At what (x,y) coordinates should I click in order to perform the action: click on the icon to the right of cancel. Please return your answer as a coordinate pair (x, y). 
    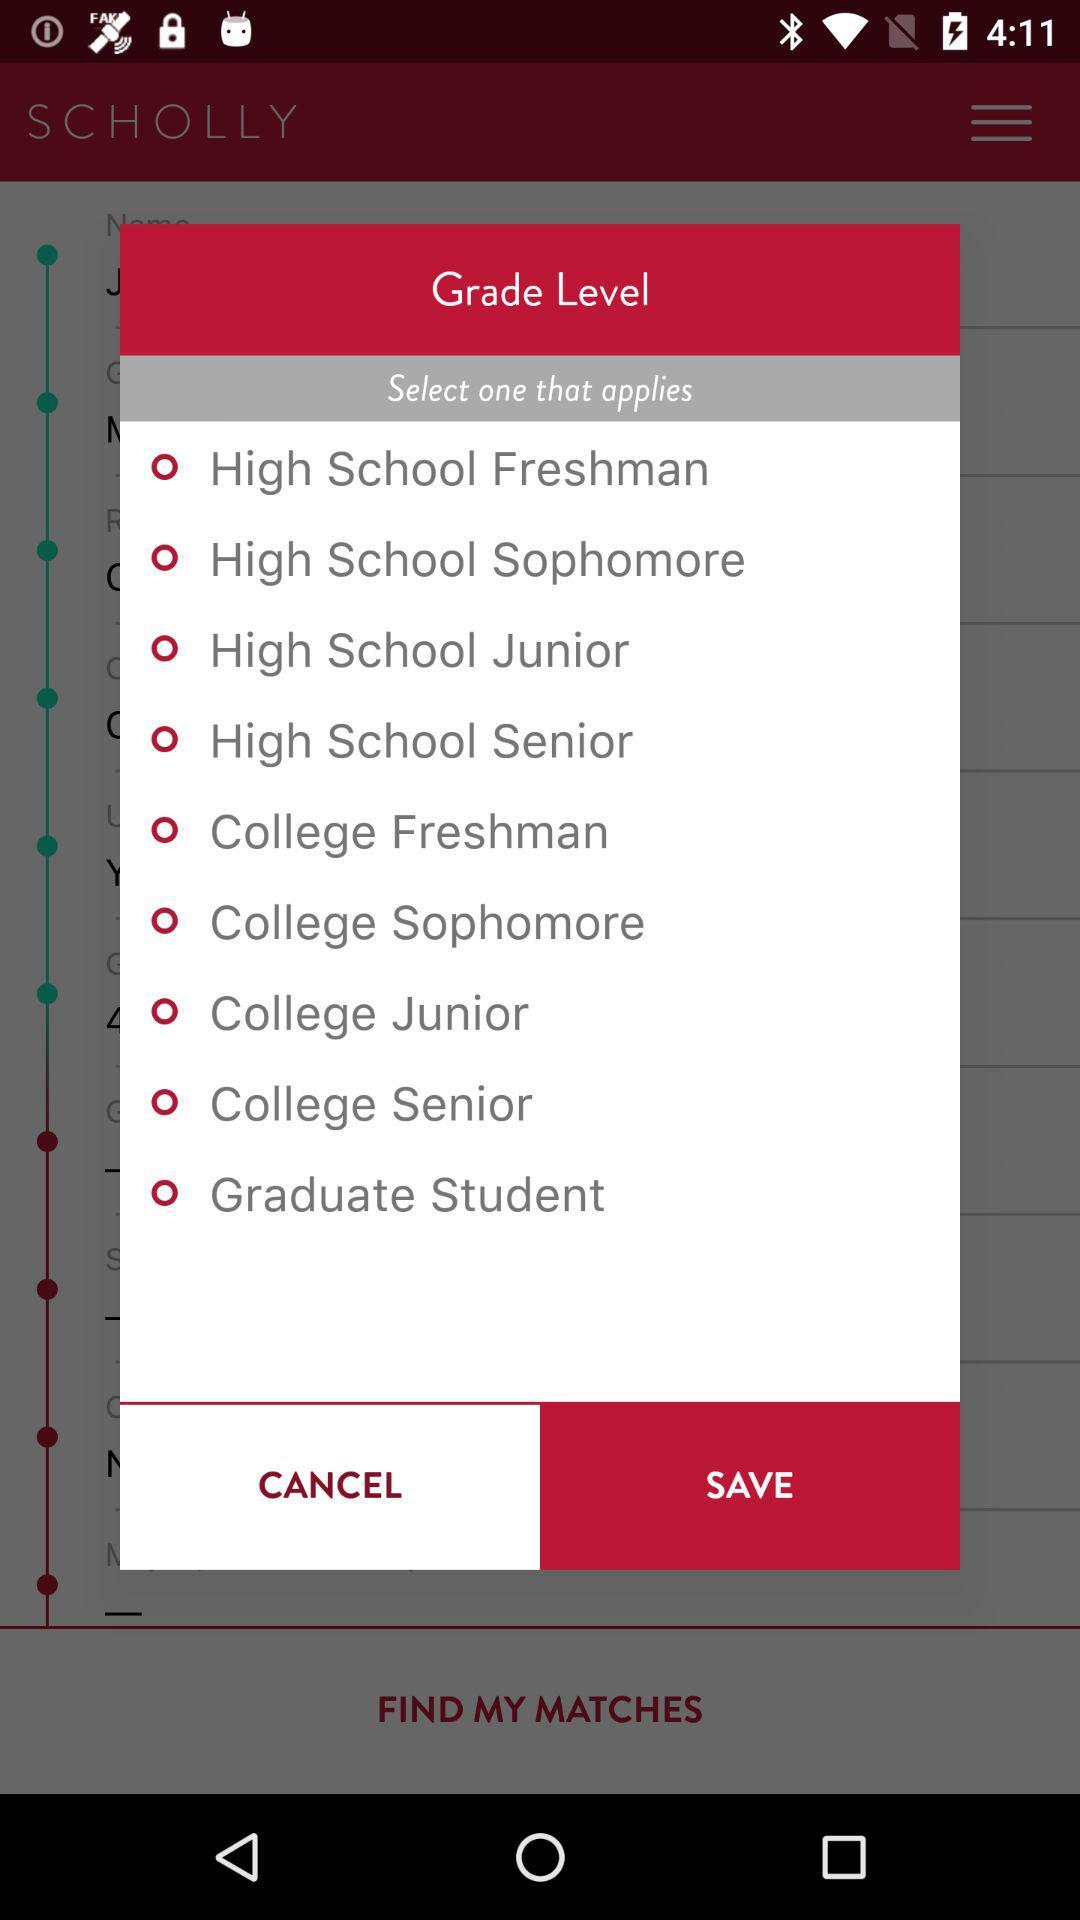
    Looking at the image, I should click on (749, 1485).